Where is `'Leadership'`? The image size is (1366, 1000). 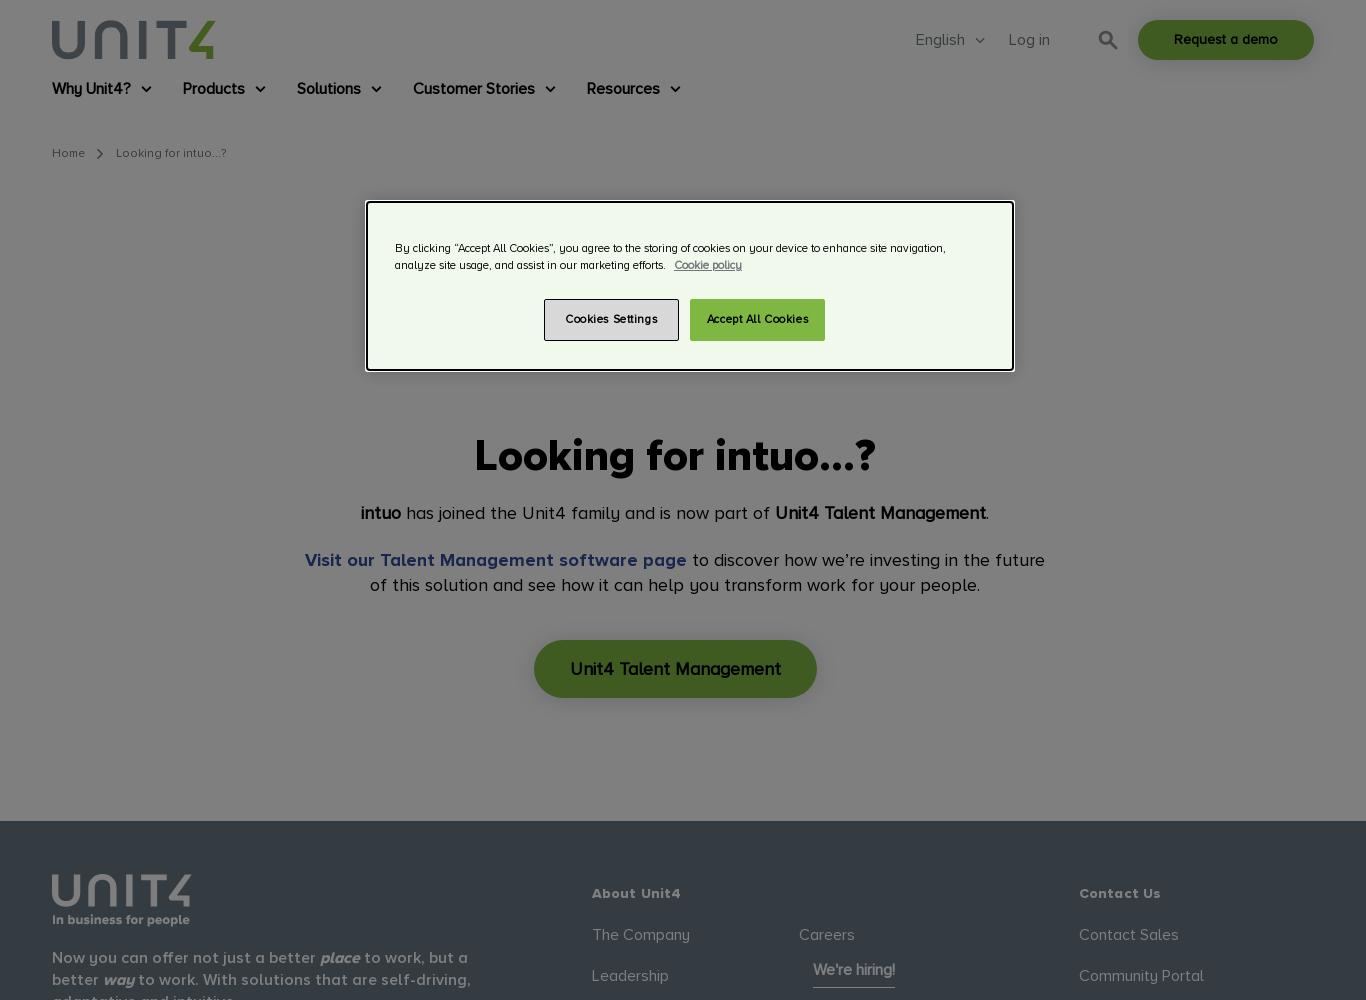 'Leadership' is located at coordinates (628, 974).